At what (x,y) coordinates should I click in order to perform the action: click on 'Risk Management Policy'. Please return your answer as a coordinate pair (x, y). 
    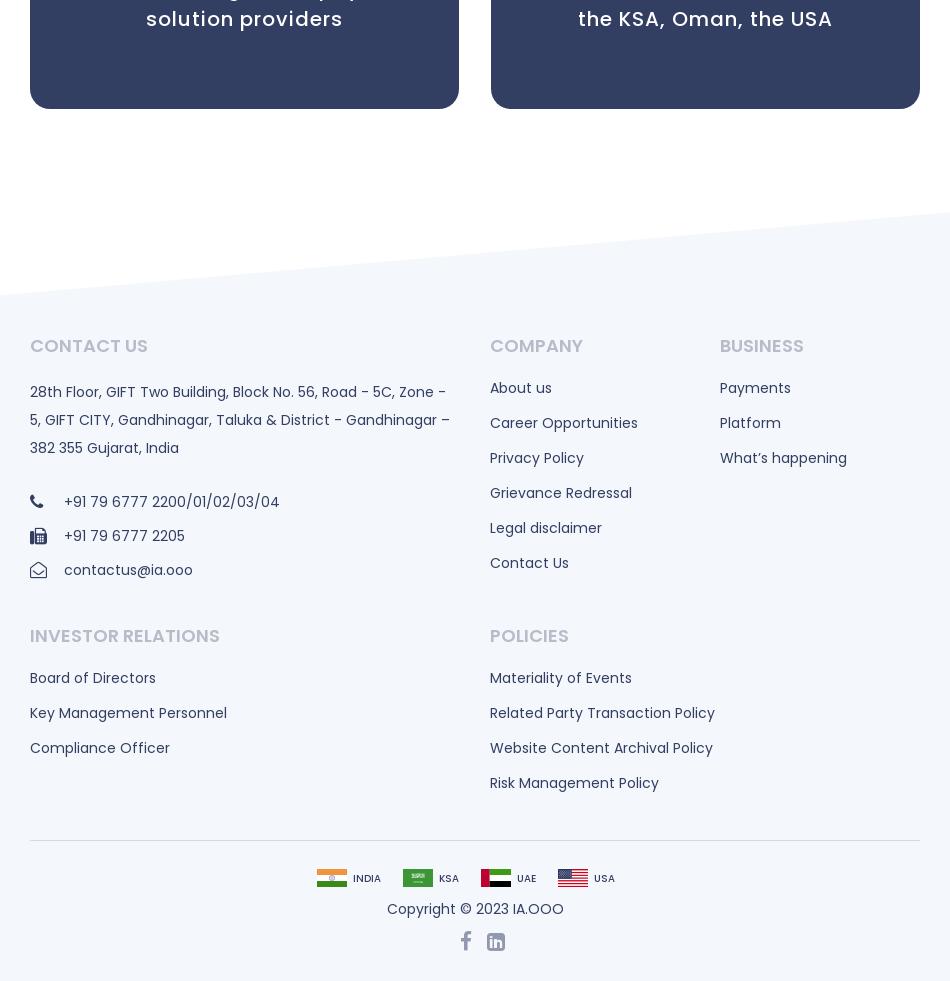
    Looking at the image, I should click on (574, 783).